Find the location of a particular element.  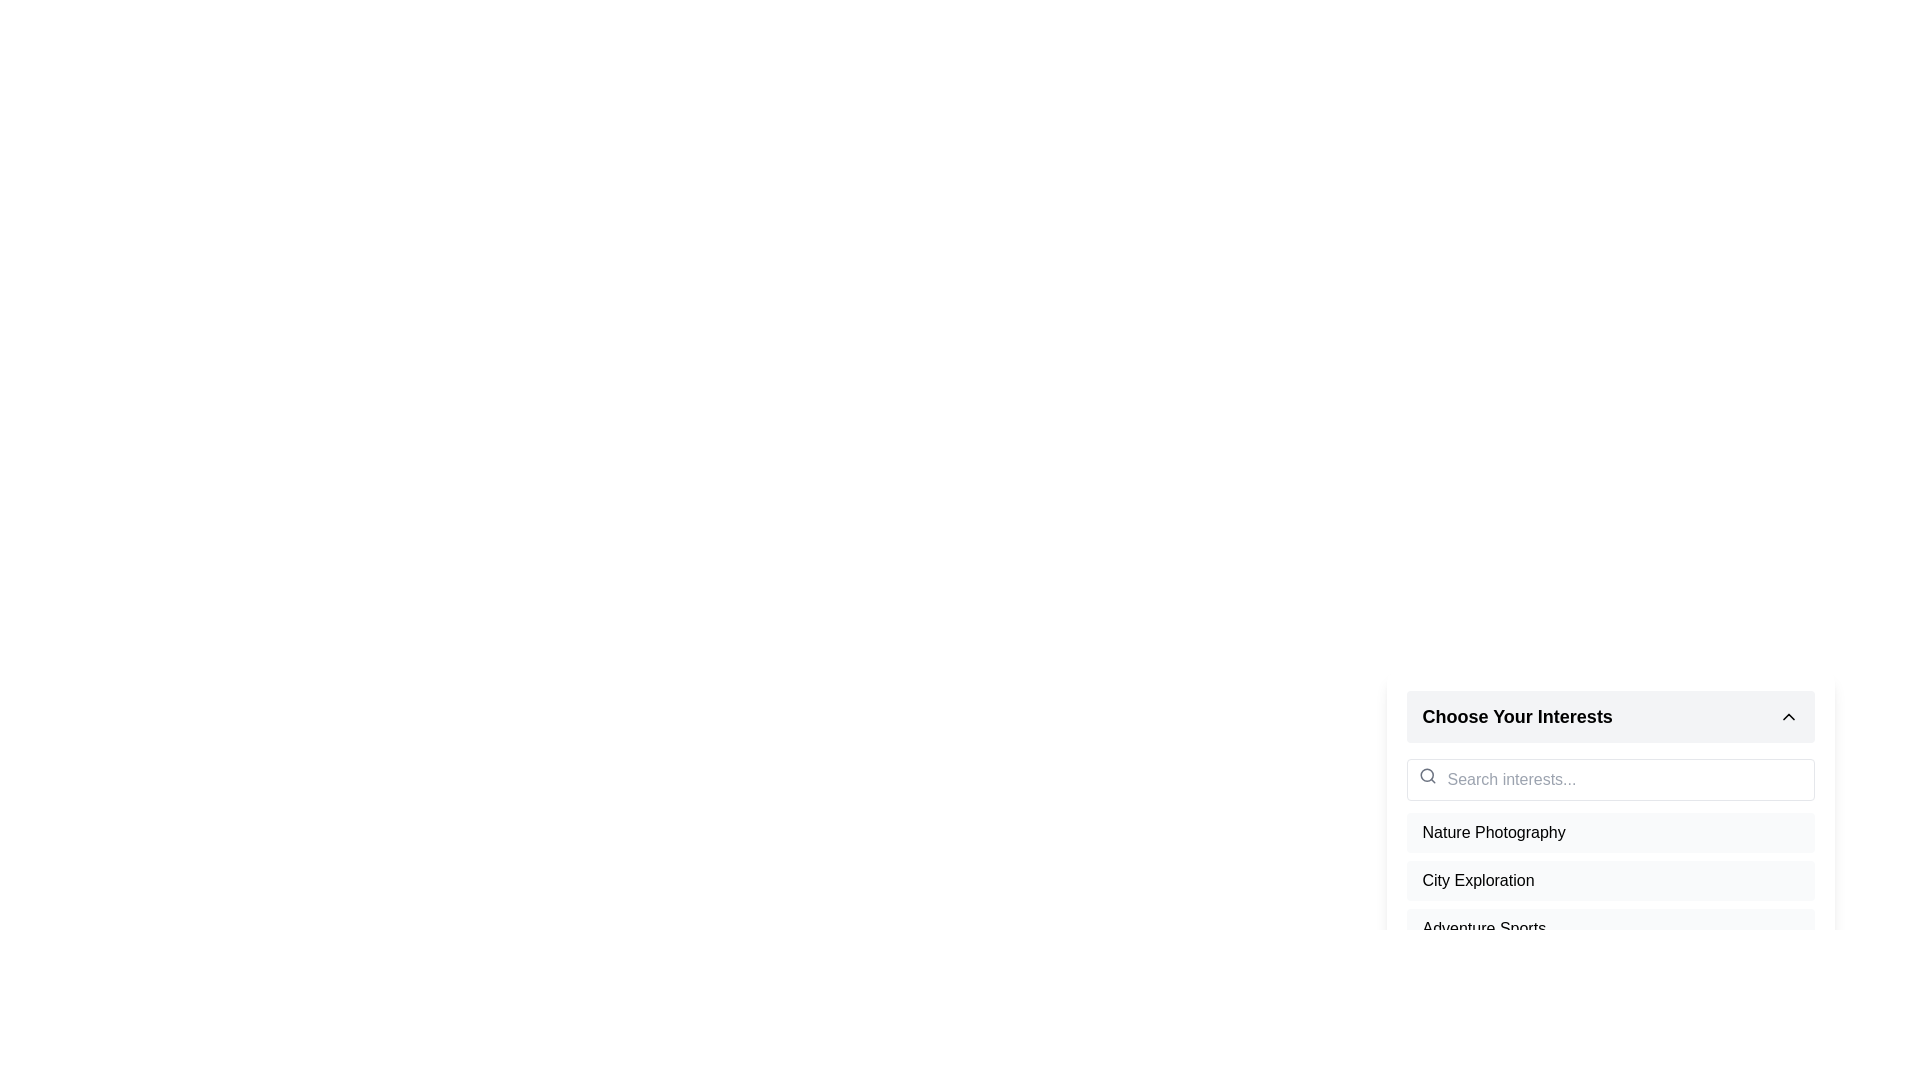

the 'Choose Your Interests' section title with bold black text is located at coordinates (1610, 716).